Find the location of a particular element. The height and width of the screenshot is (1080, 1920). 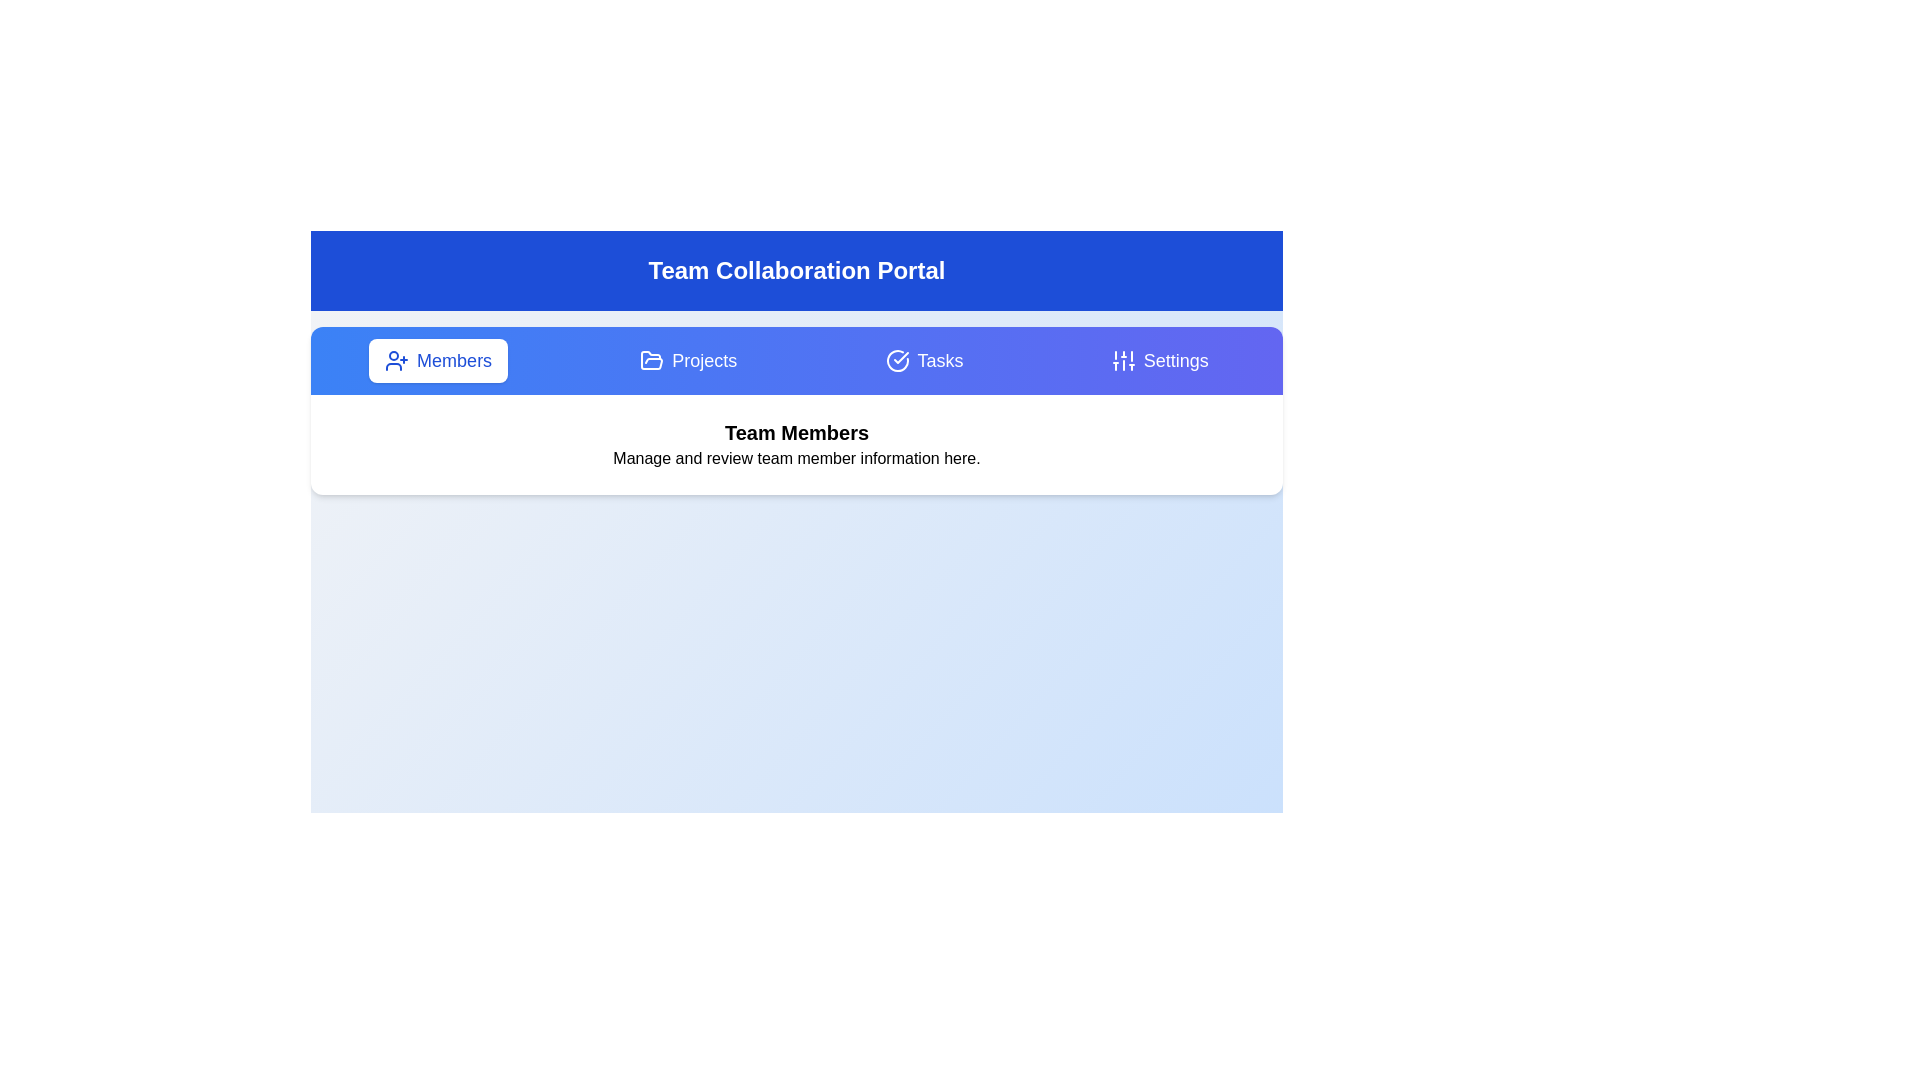

the settings icon located inside the 'Settings' button, which is the fourth button from the left in the navigation row, positioned before the 'Settings' text label is located at coordinates (1123, 361).